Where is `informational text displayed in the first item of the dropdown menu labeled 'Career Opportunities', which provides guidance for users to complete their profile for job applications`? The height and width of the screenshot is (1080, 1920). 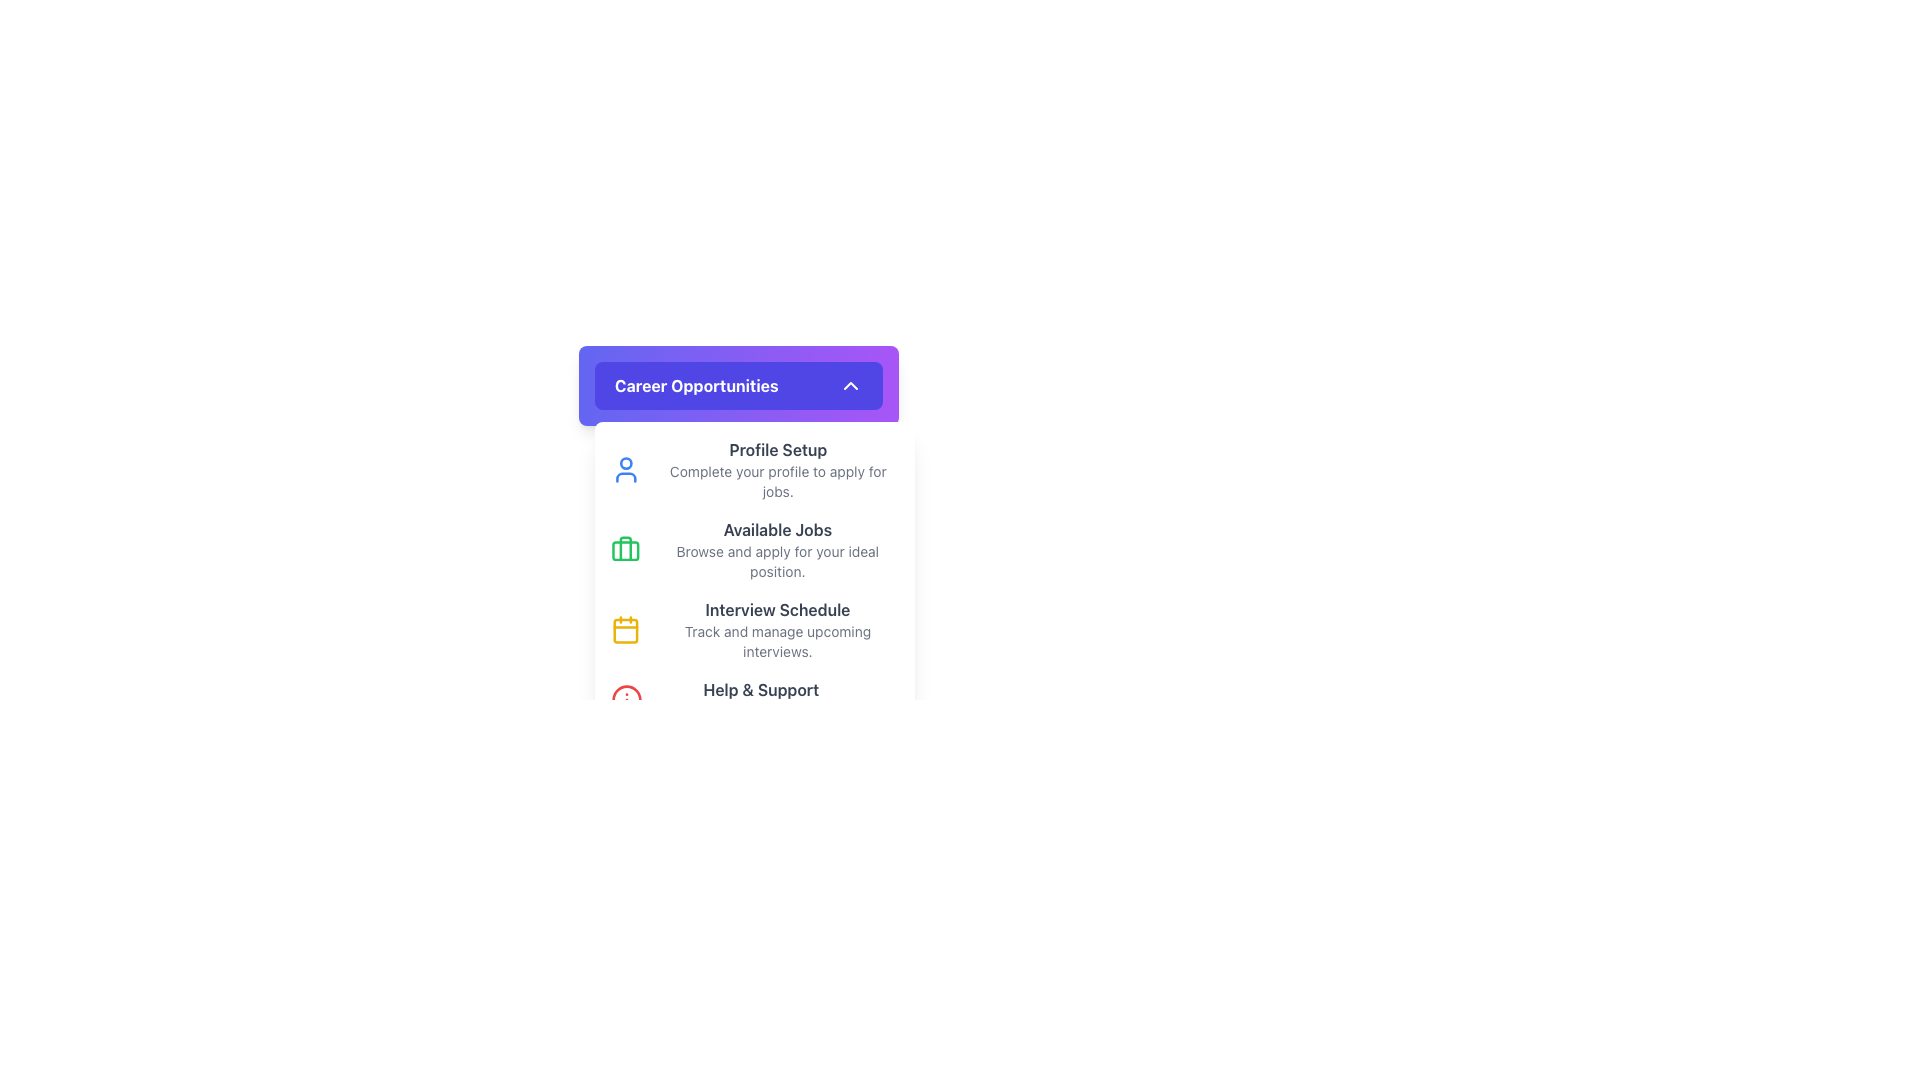 informational text displayed in the first item of the dropdown menu labeled 'Career Opportunities', which provides guidance for users to complete their profile for job applications is located at coordinates (753, 470).